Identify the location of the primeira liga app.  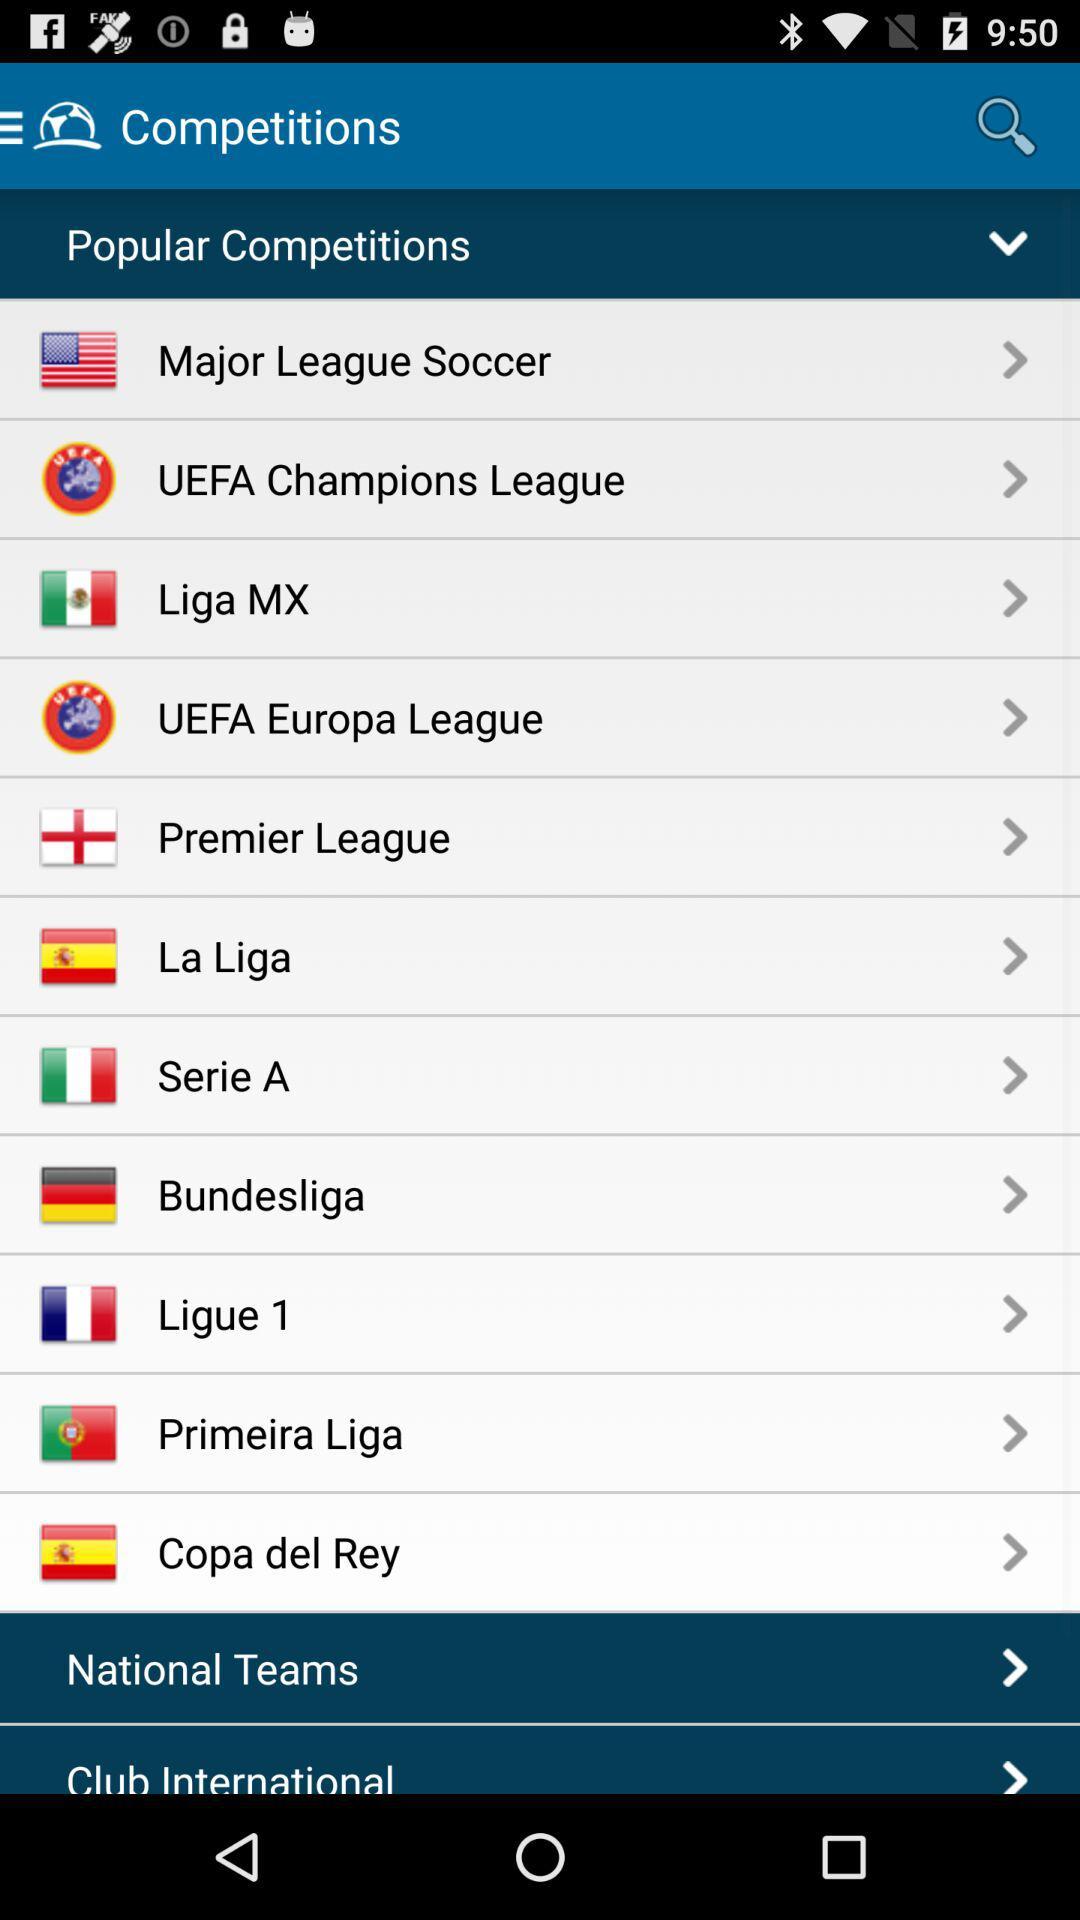
(580, 1431).